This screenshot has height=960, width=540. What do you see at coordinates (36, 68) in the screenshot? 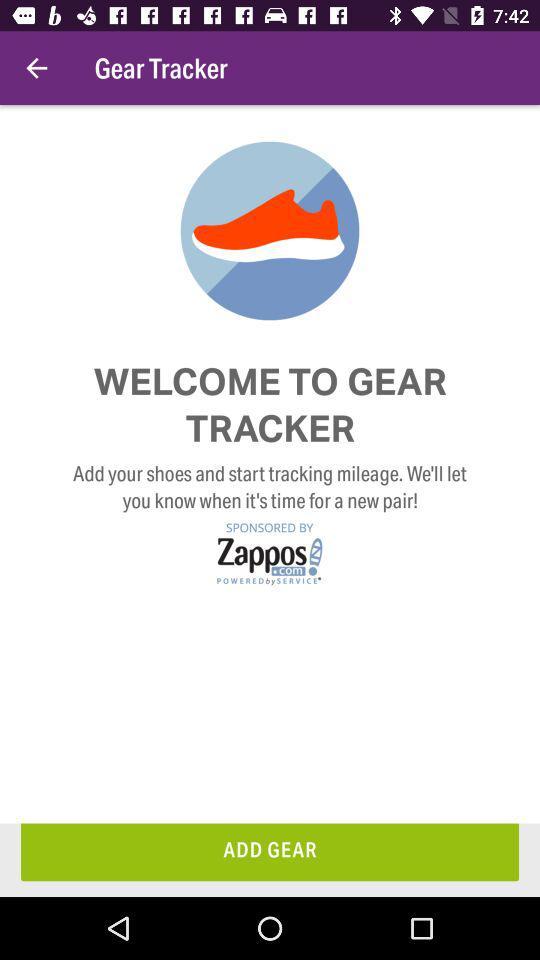
I see `the icon next to gear tracker item` at bounding box center [36, 68].